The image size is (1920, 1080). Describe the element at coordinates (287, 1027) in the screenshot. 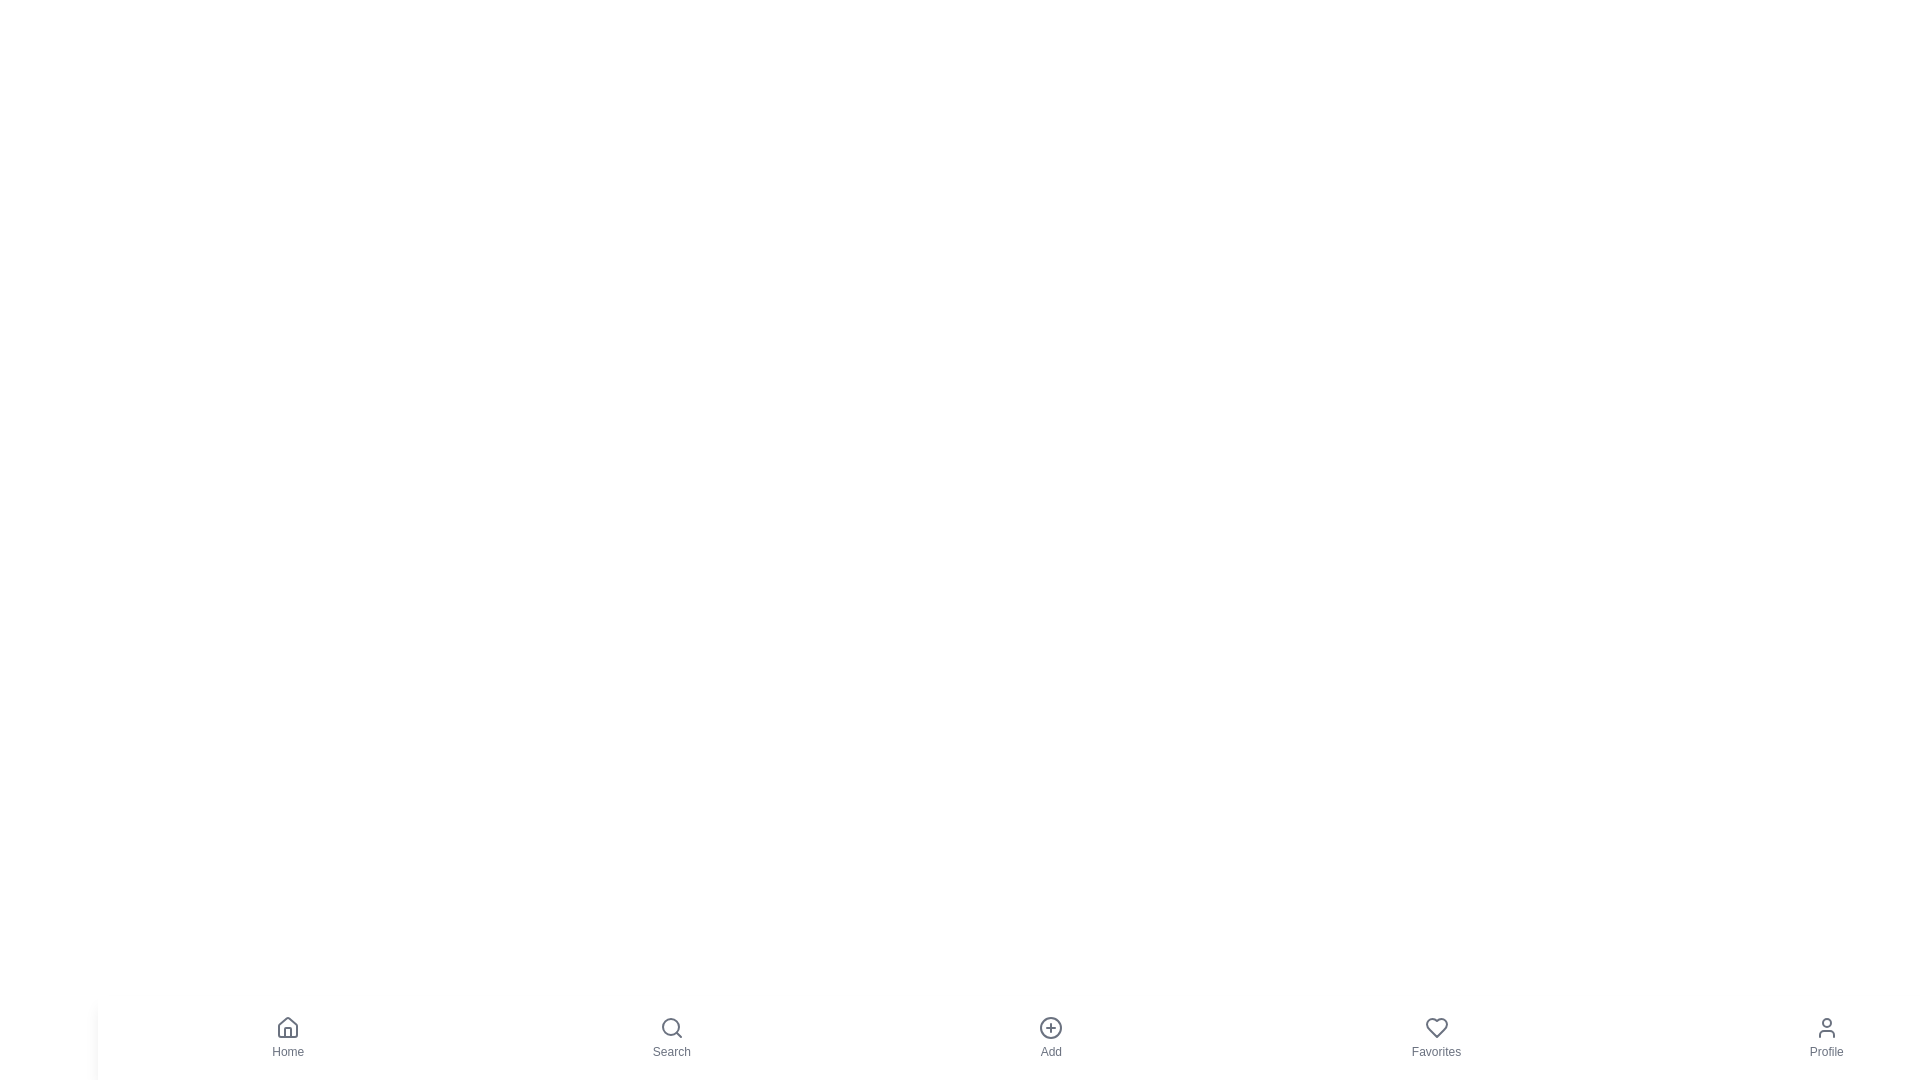

I see `the primary body of the house icon located in the bottom navigation bar, which is the left-most icon among the navigation icons` at that location.